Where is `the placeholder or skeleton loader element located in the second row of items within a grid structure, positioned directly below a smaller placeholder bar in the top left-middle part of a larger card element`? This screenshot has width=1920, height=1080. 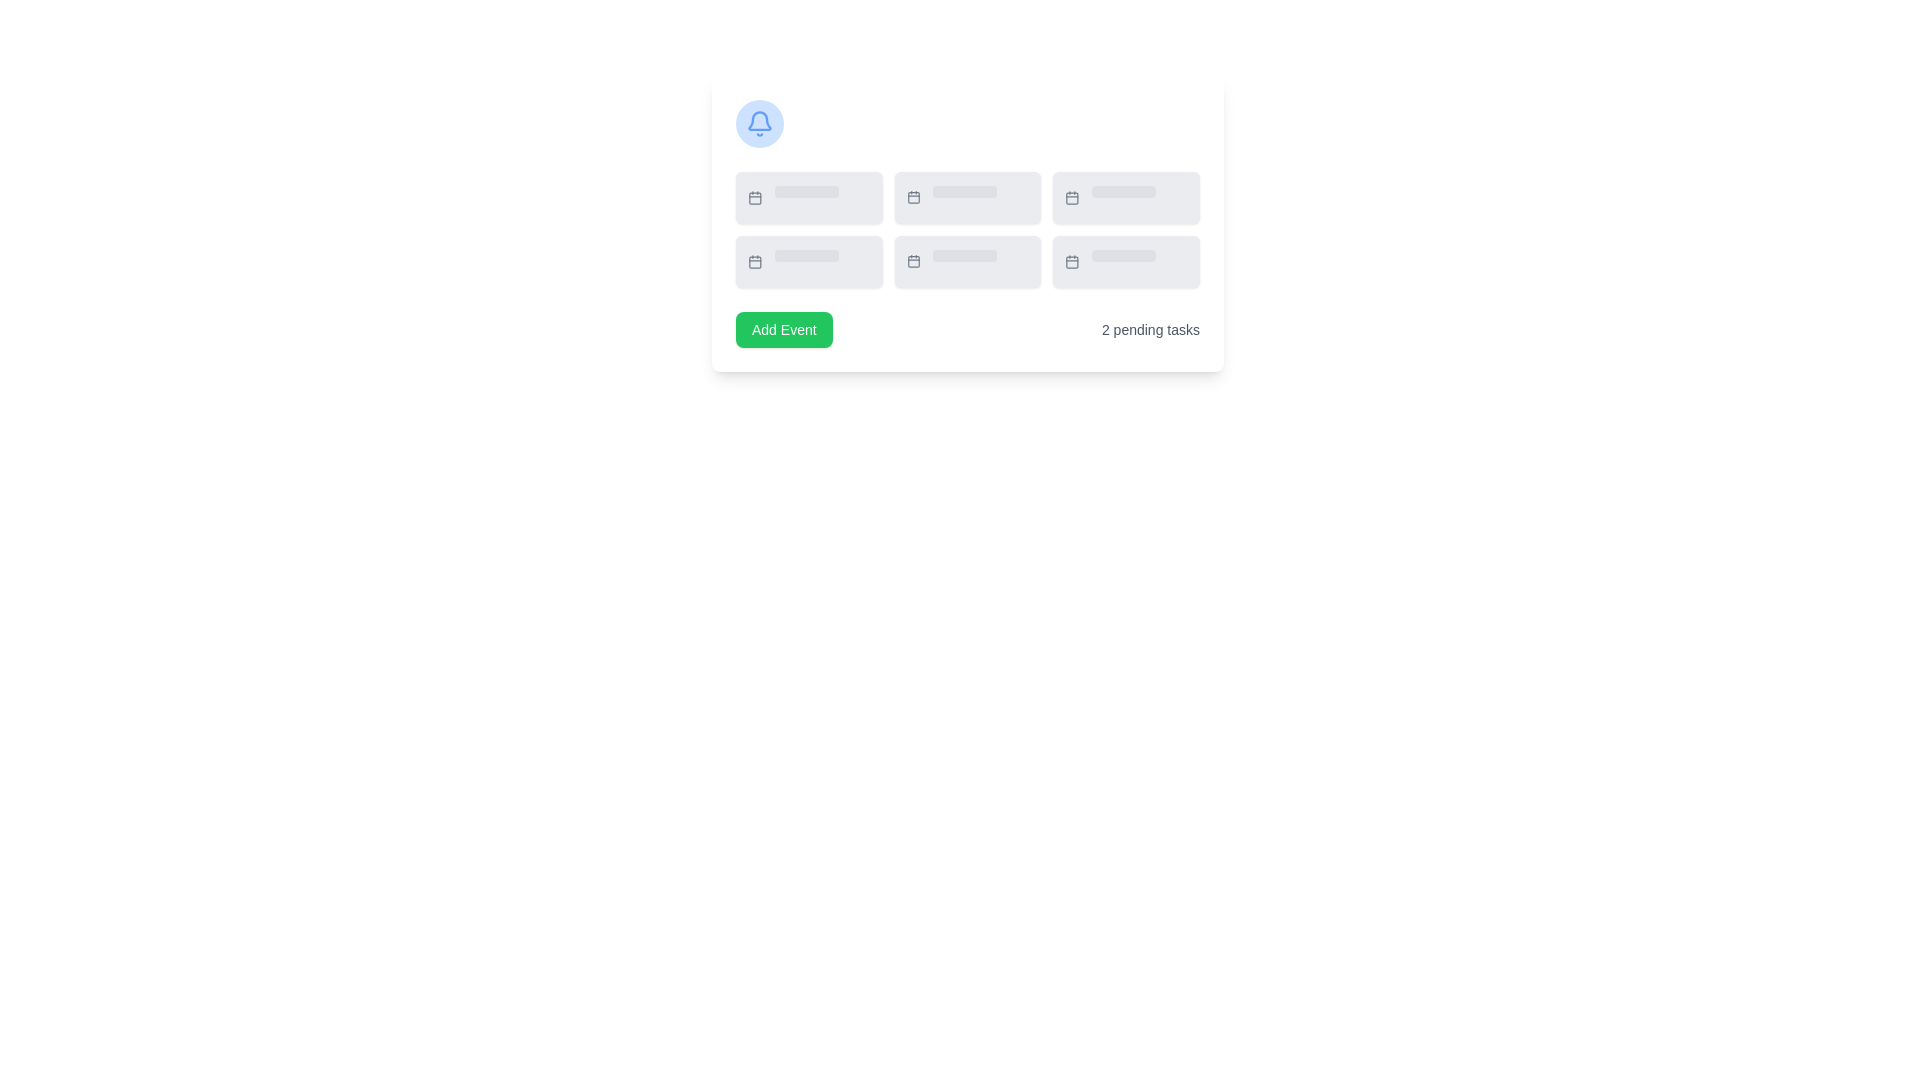 the placeholder or skeleton loader element located in the second row of items within a grid structure, positioned directly below a smaller placeholder bar in the top left-middle part of a larger card element is located at coordinates (822, 205).